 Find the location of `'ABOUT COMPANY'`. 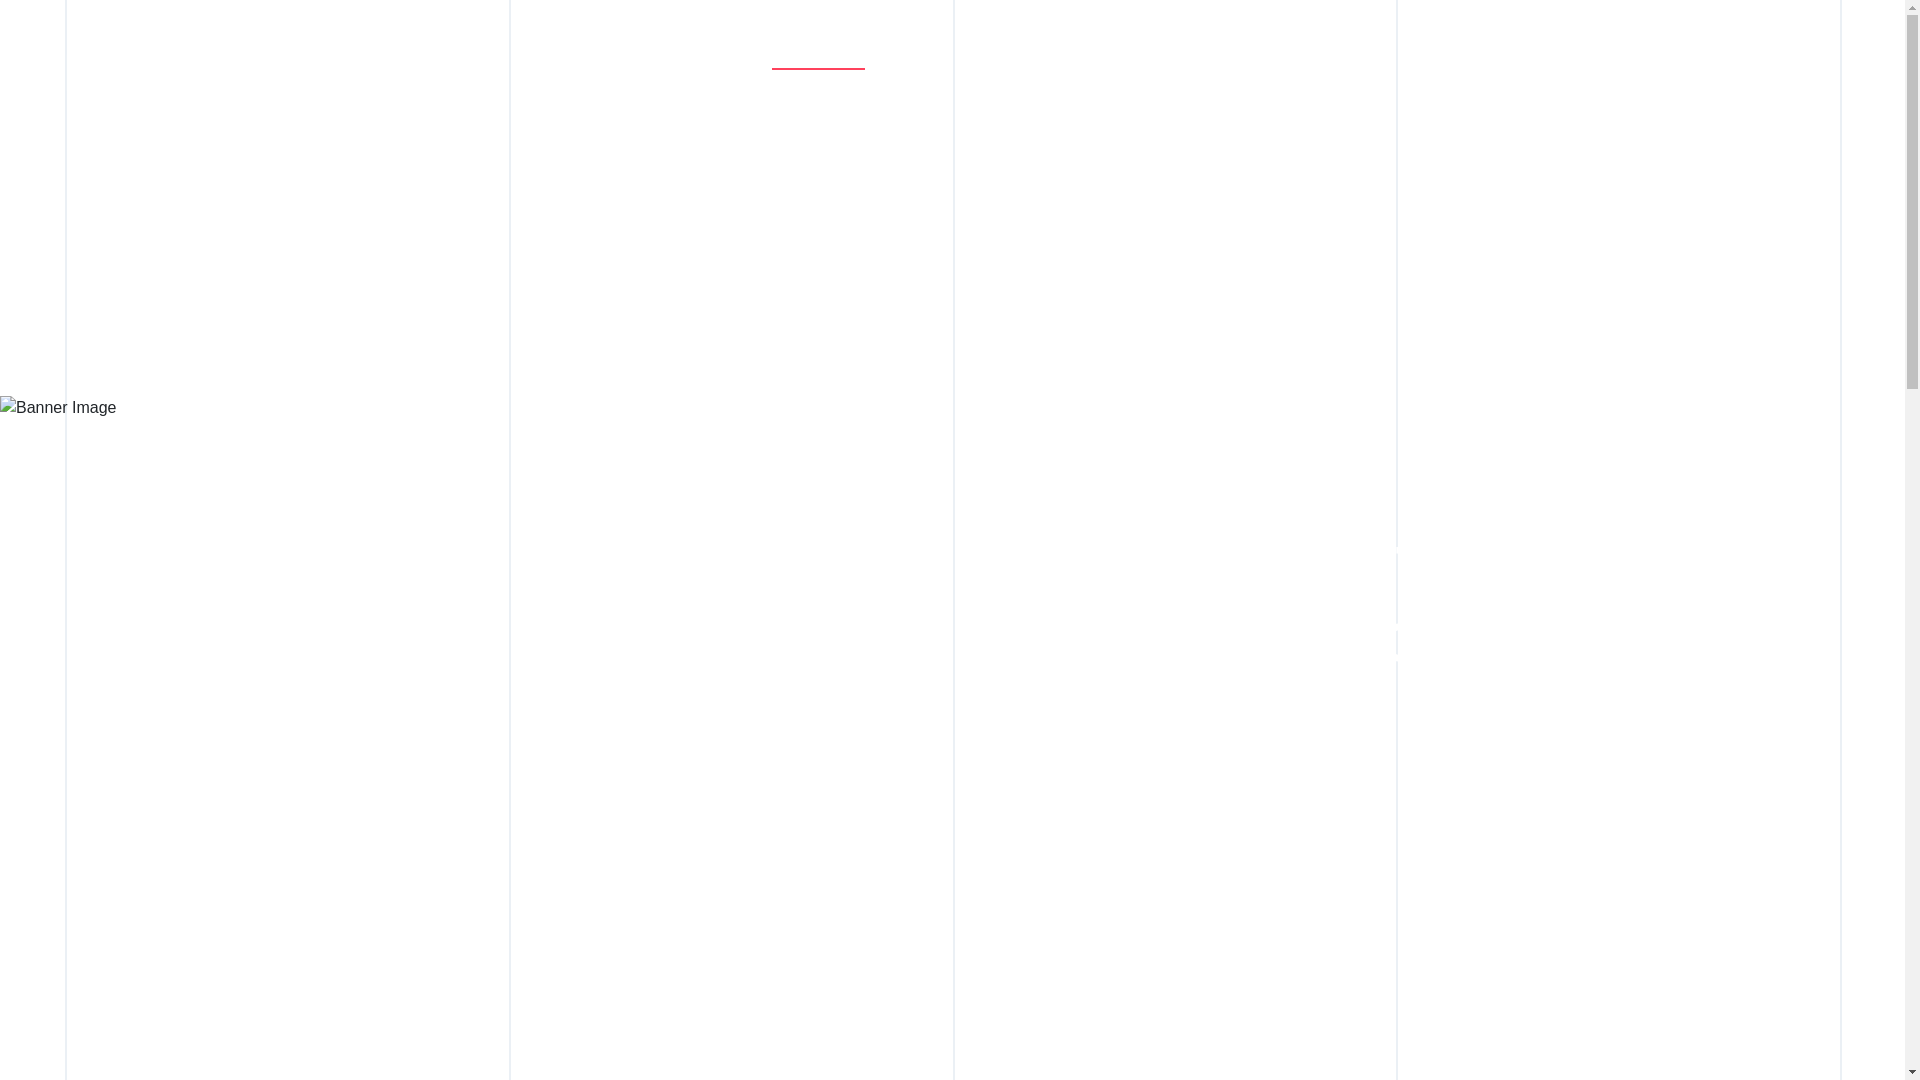

'ABOUT COMPANY' is located at coordinates (849, 58).